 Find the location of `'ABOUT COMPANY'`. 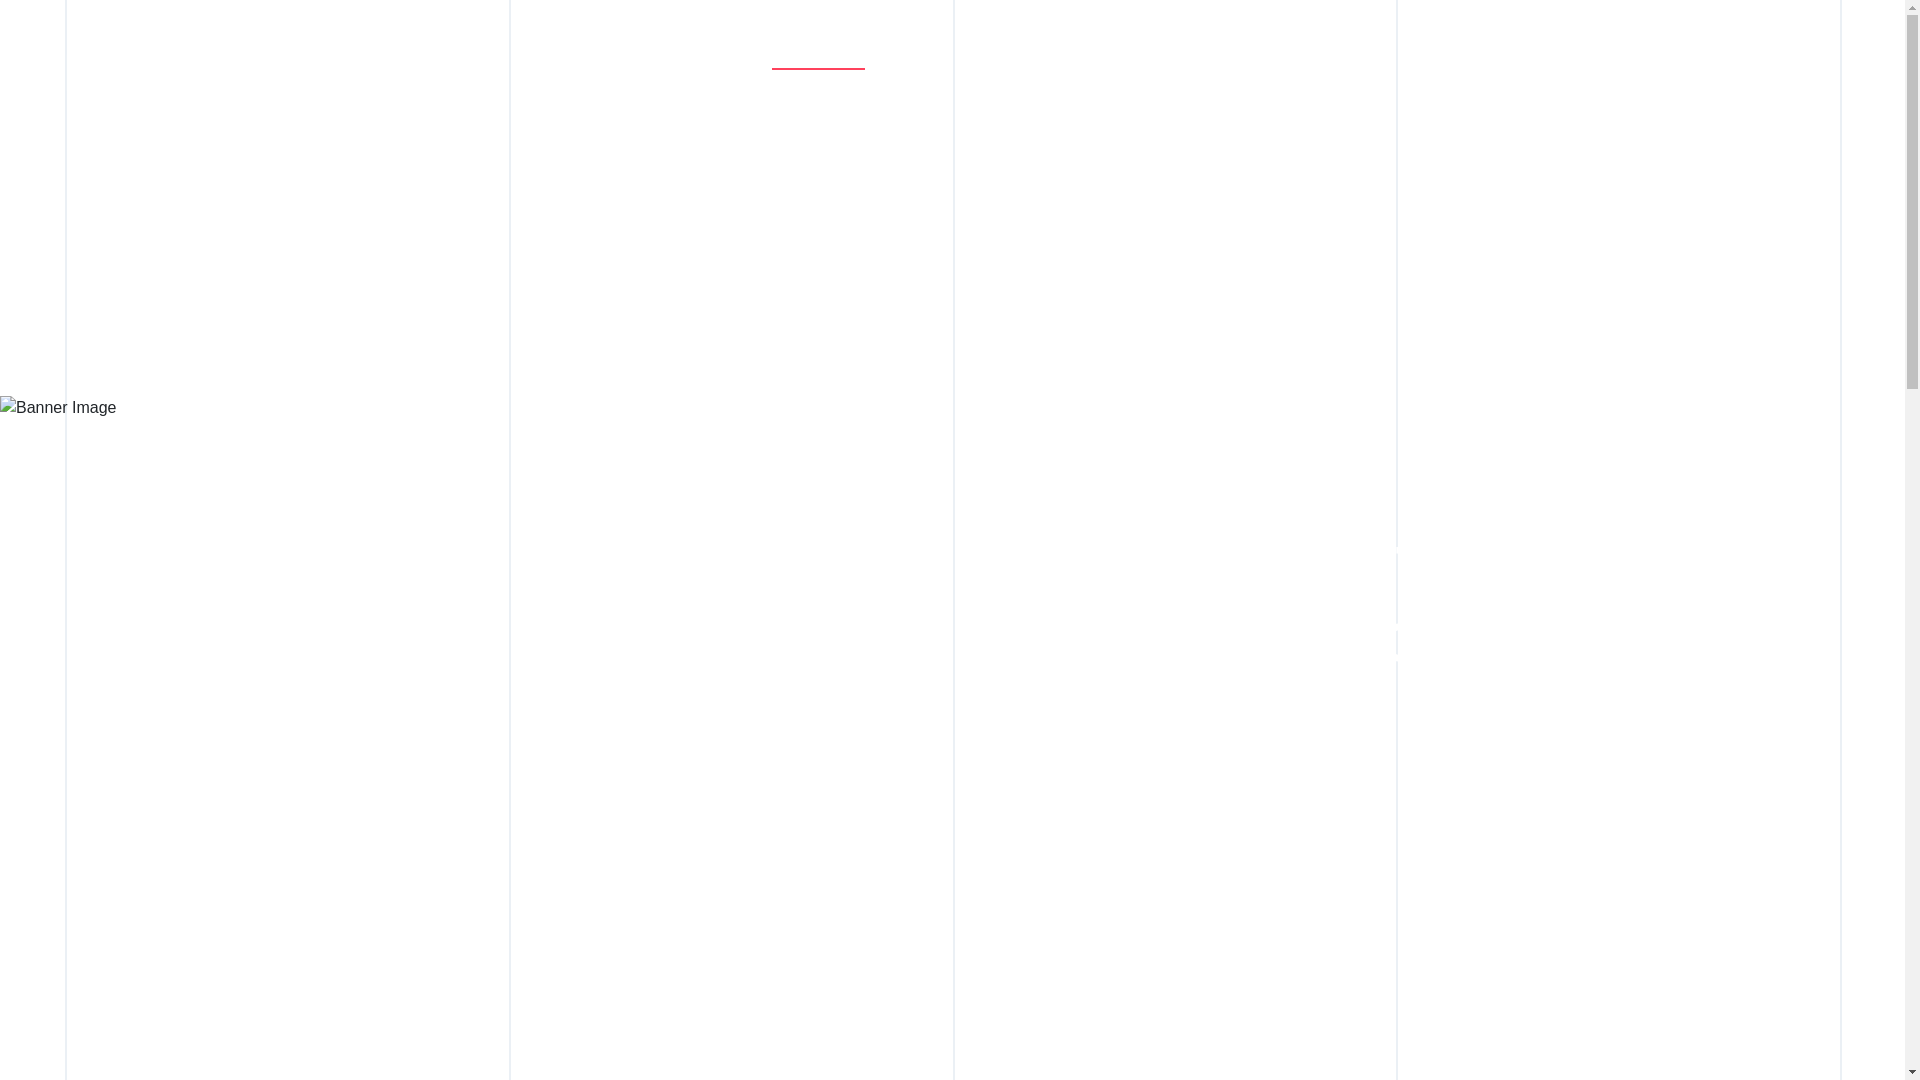

'ABOUT COMPANY' is located at coordinates (849, 58).